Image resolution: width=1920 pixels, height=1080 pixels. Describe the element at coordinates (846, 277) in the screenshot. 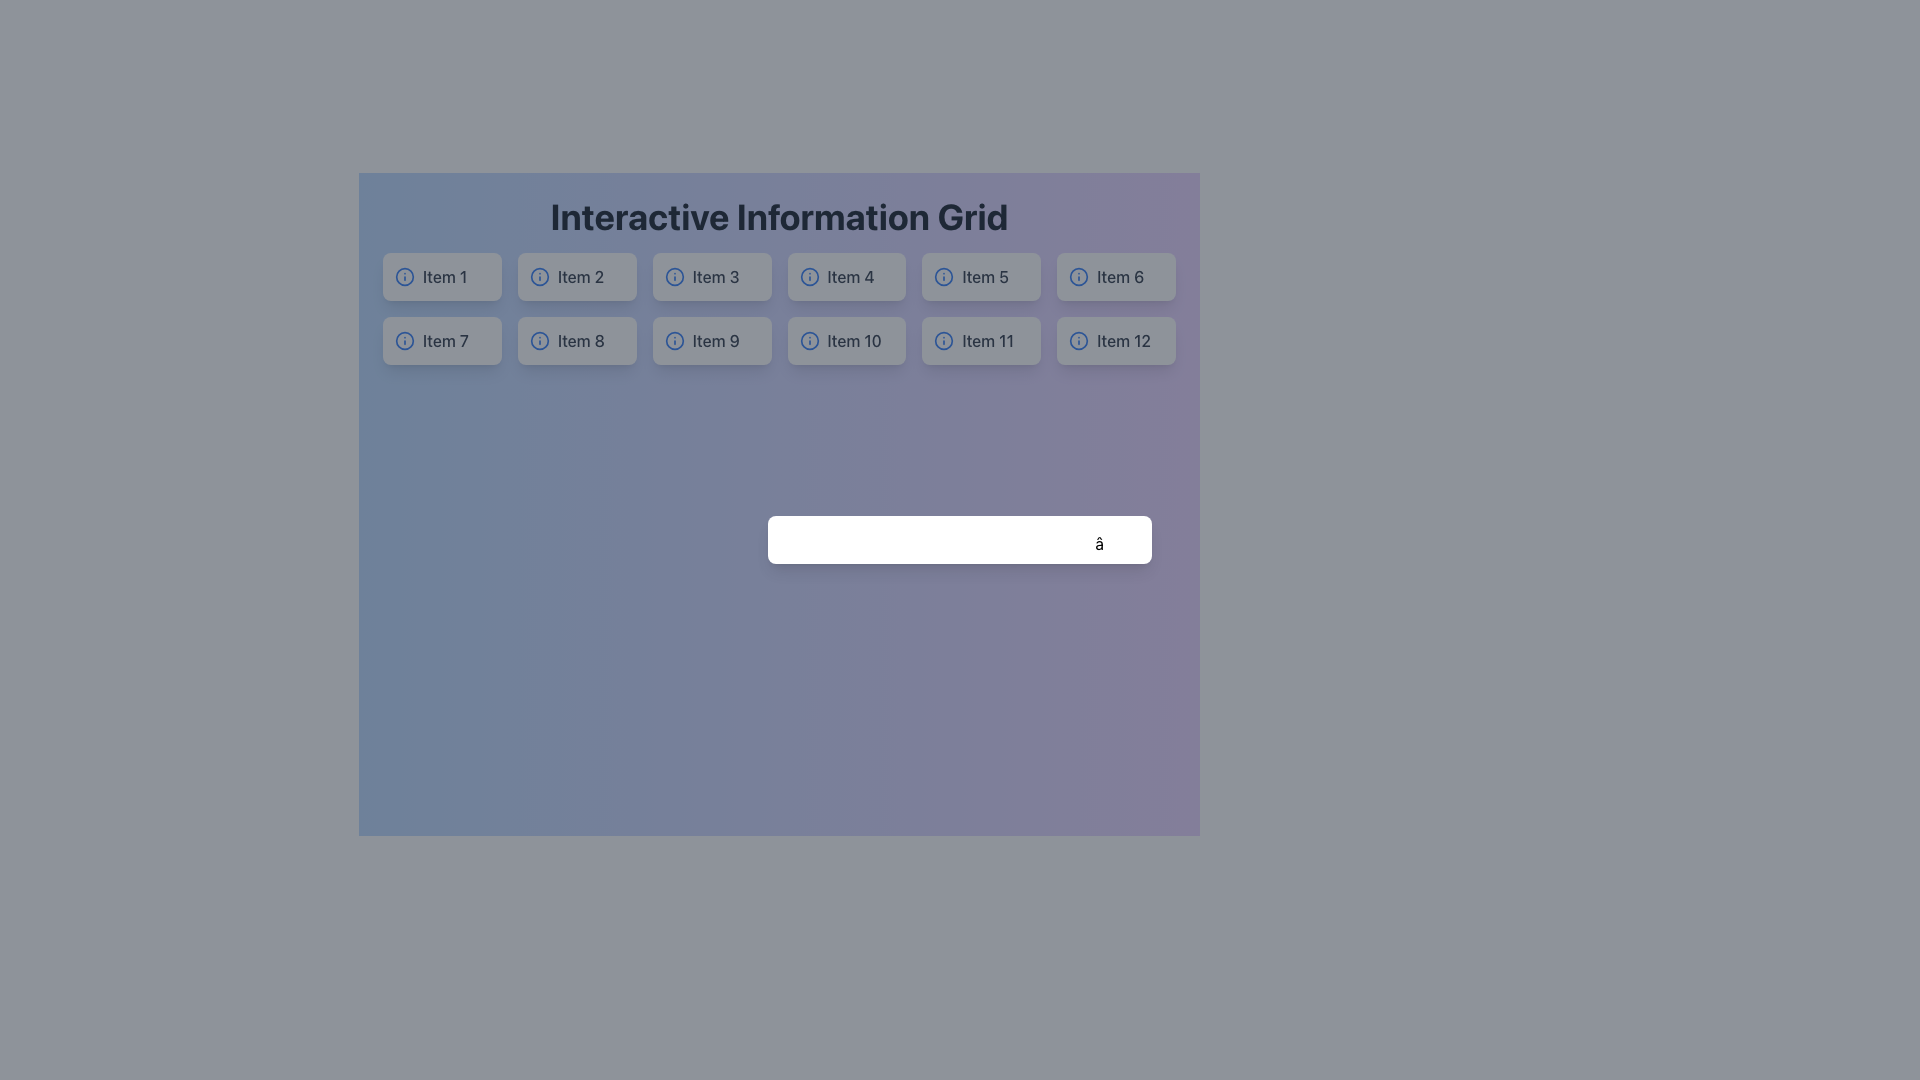

I see `the Label with Icon that reads 'Item 4', which features a blue circular information icon to its left` at that location.